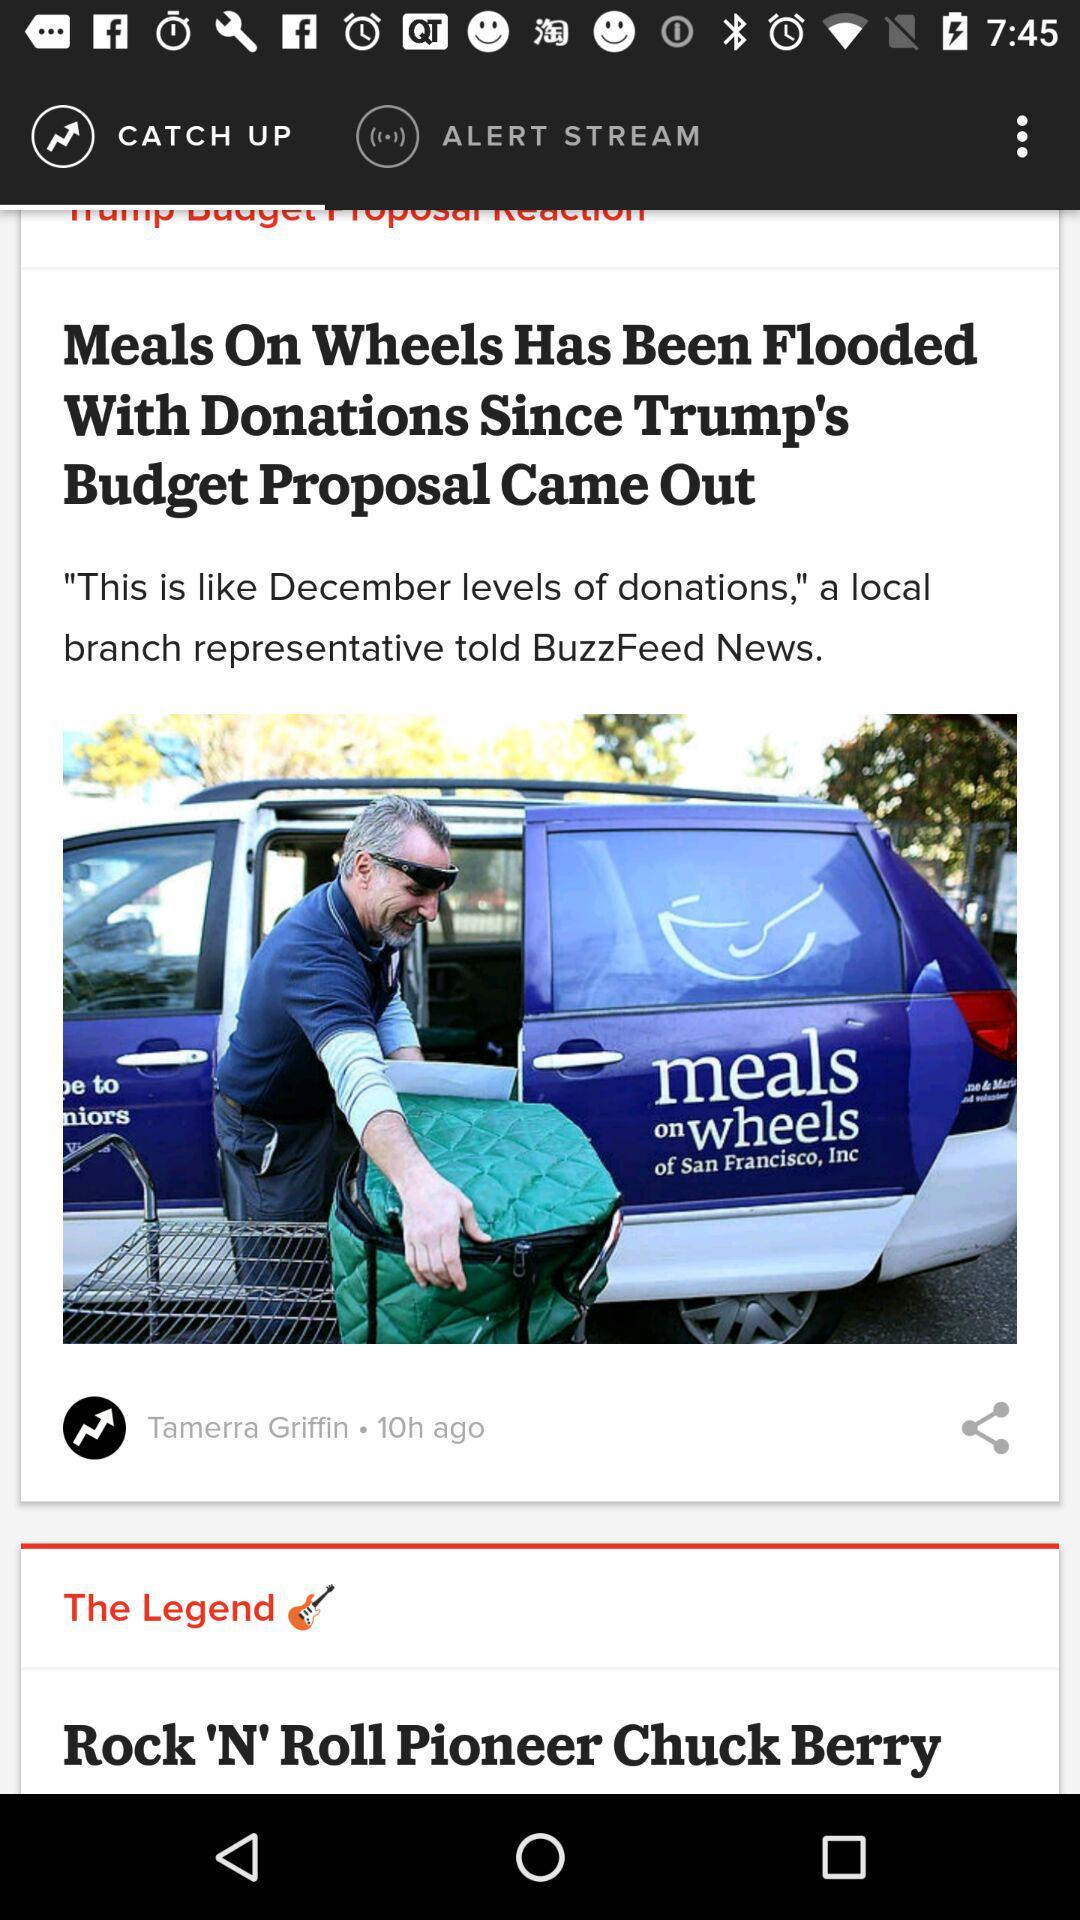  What do you see at coordinates (984, 1426) in the screenshot?
I see `share the article` at bounding box center [984, 1426].